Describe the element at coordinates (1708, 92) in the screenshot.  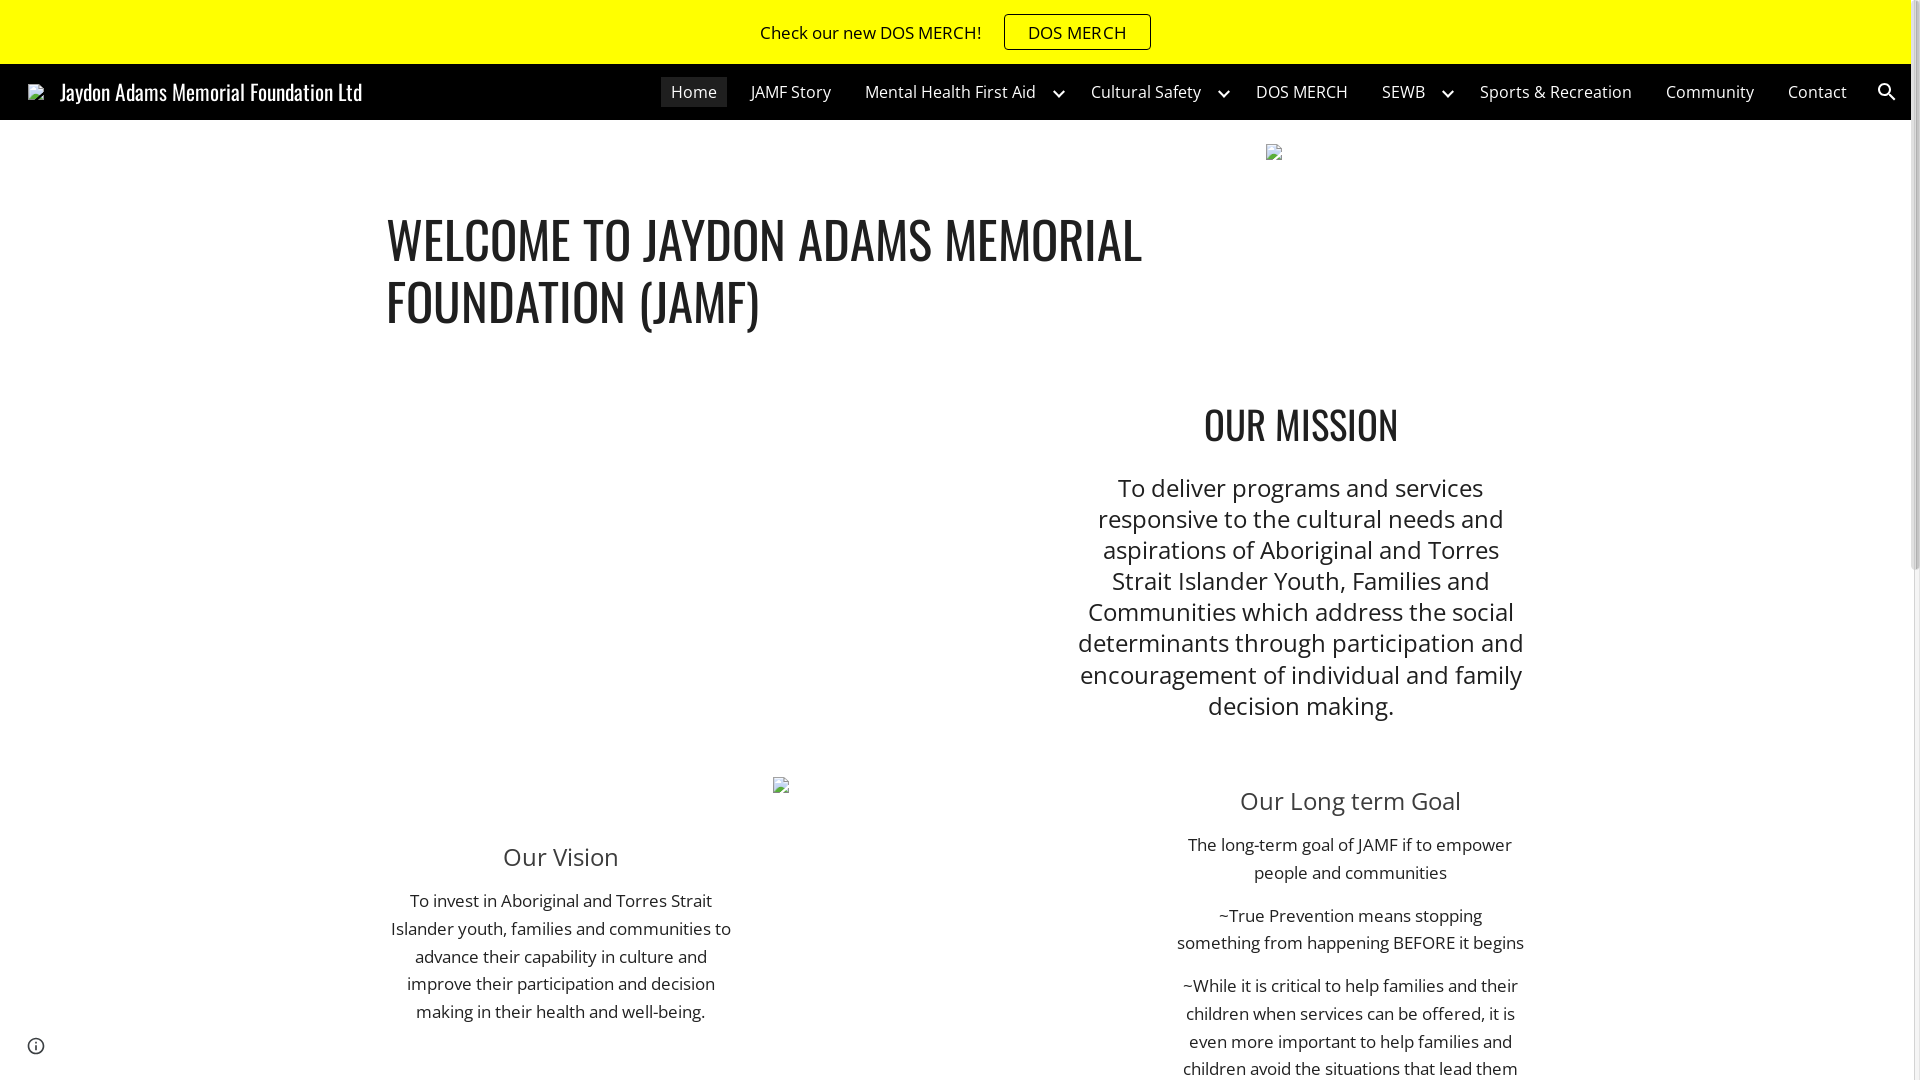
I see `'Community'` at that location.